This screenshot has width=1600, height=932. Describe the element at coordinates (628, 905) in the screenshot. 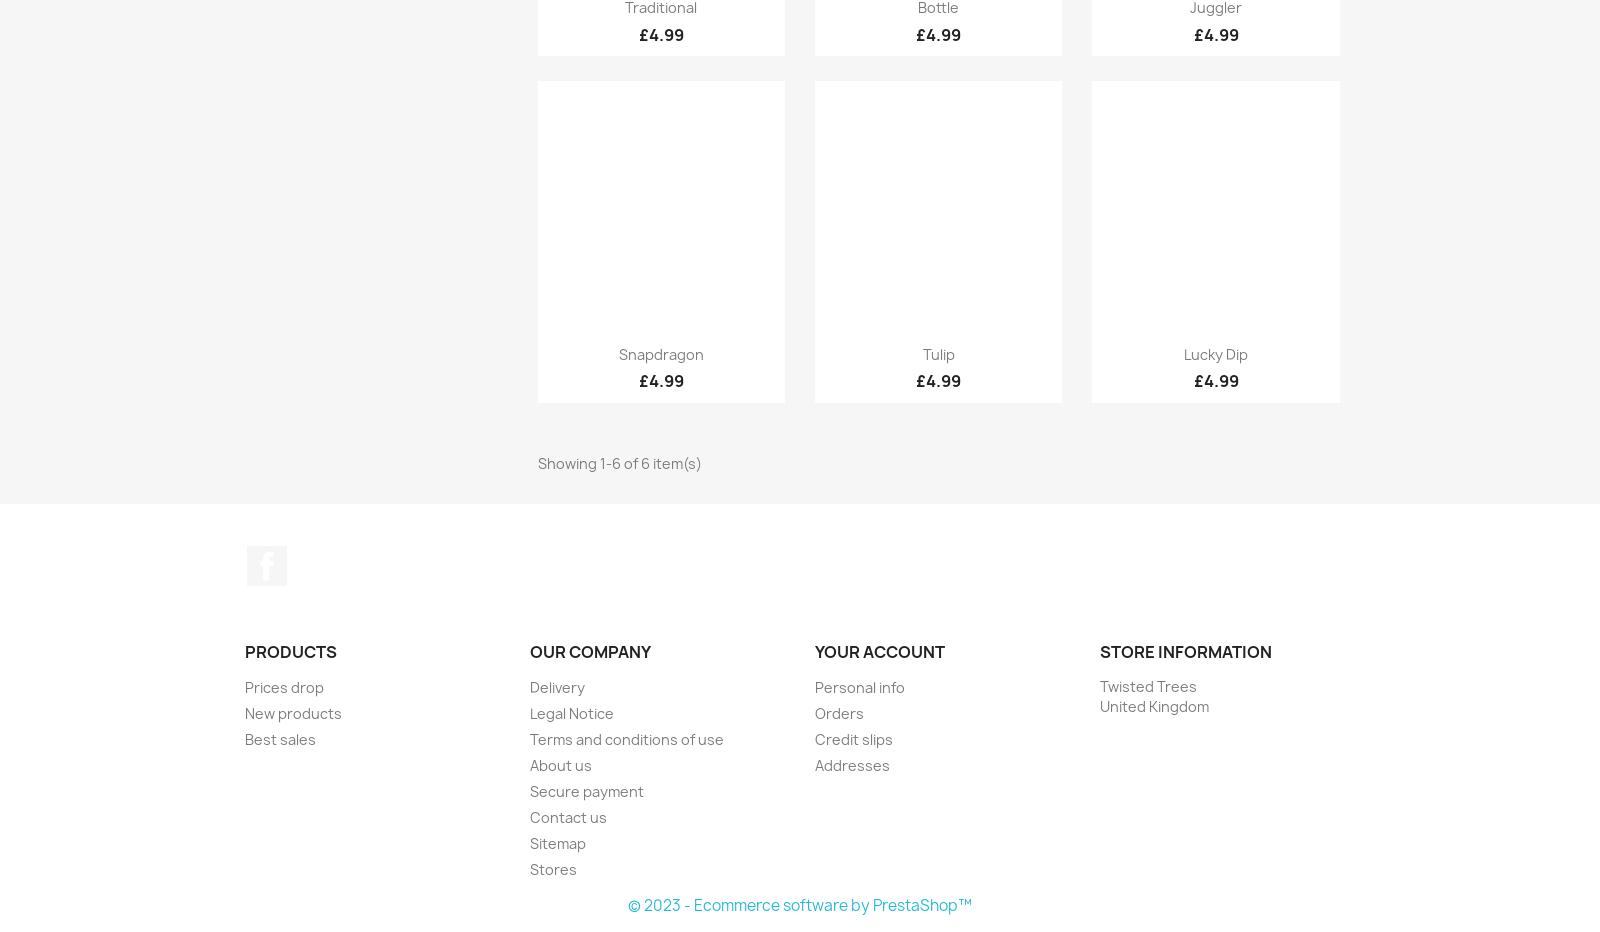

I see `'© 2023 - Ecommerce software by PrestaShop™'` at that location.